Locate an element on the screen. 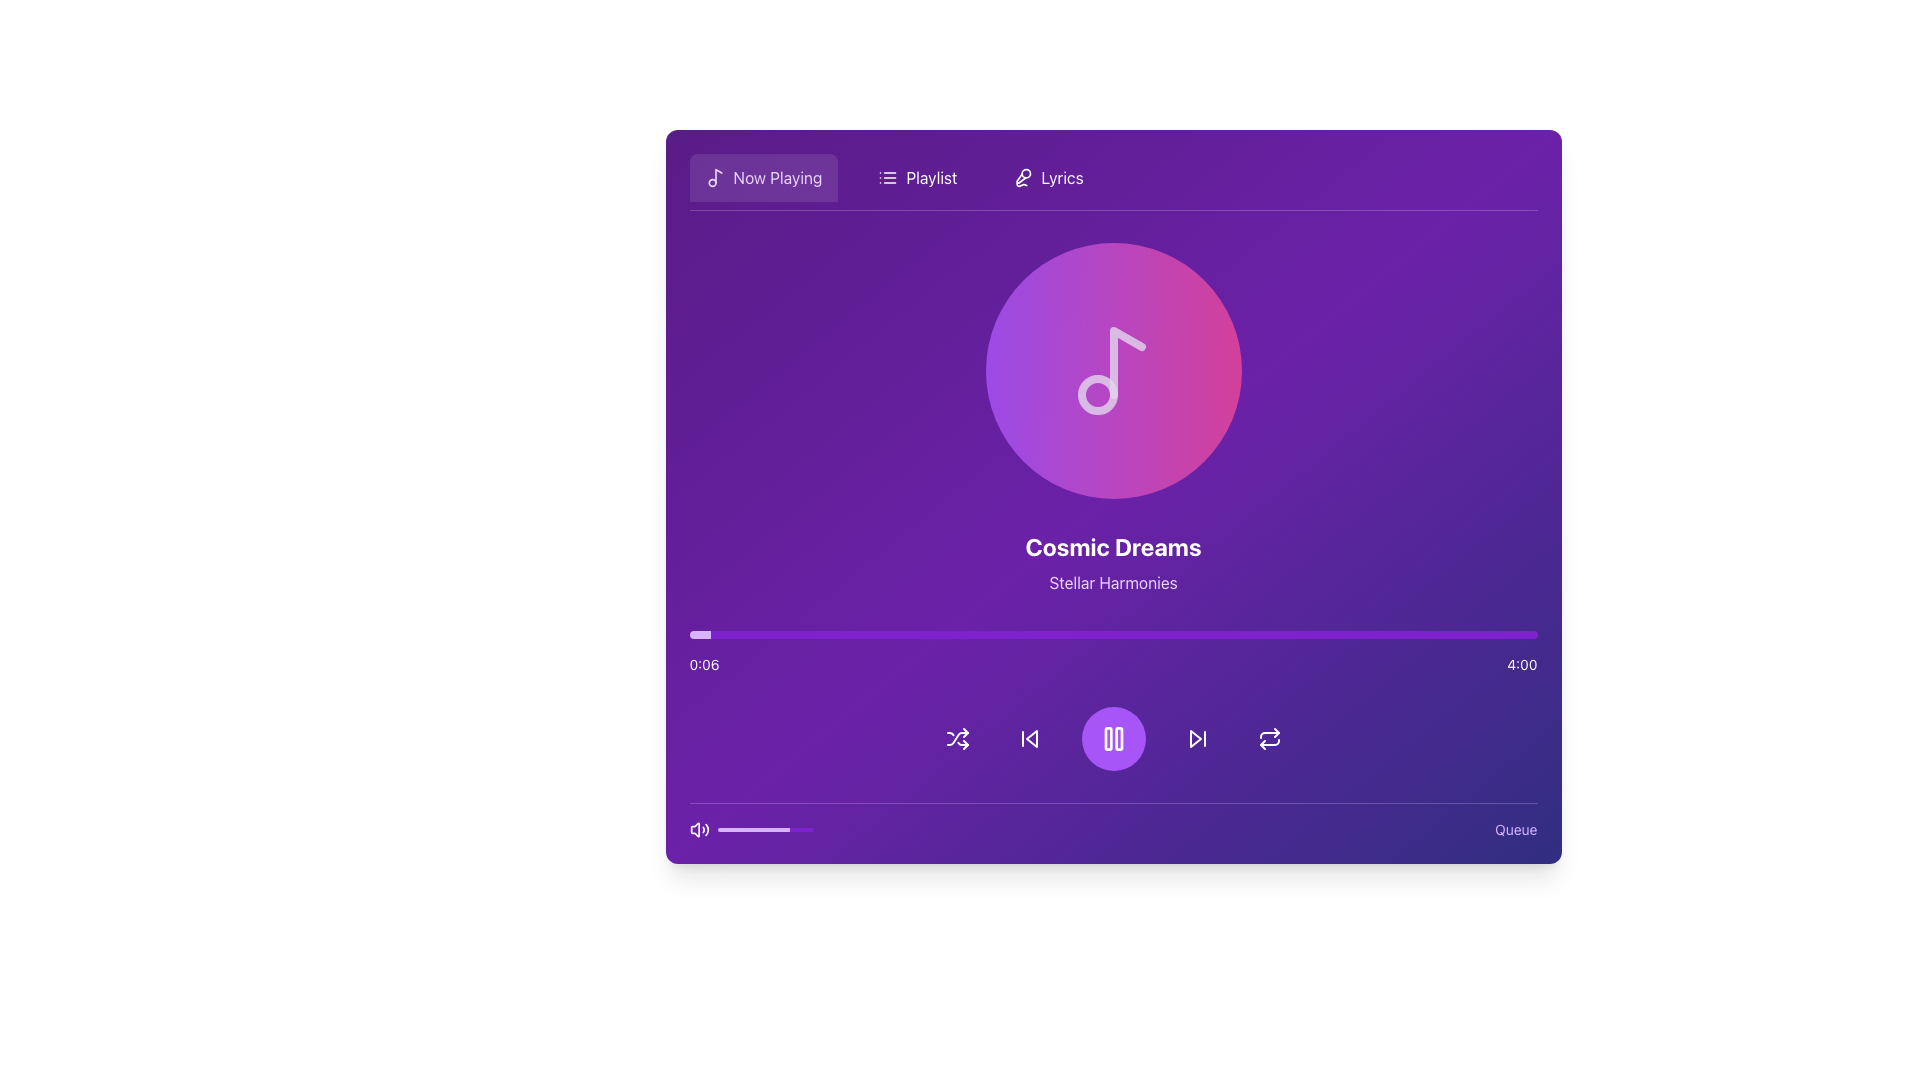 Image resolution: width=1920 pixels, height=1080 pixels. playback progress is located at coordinates (1214, 635).